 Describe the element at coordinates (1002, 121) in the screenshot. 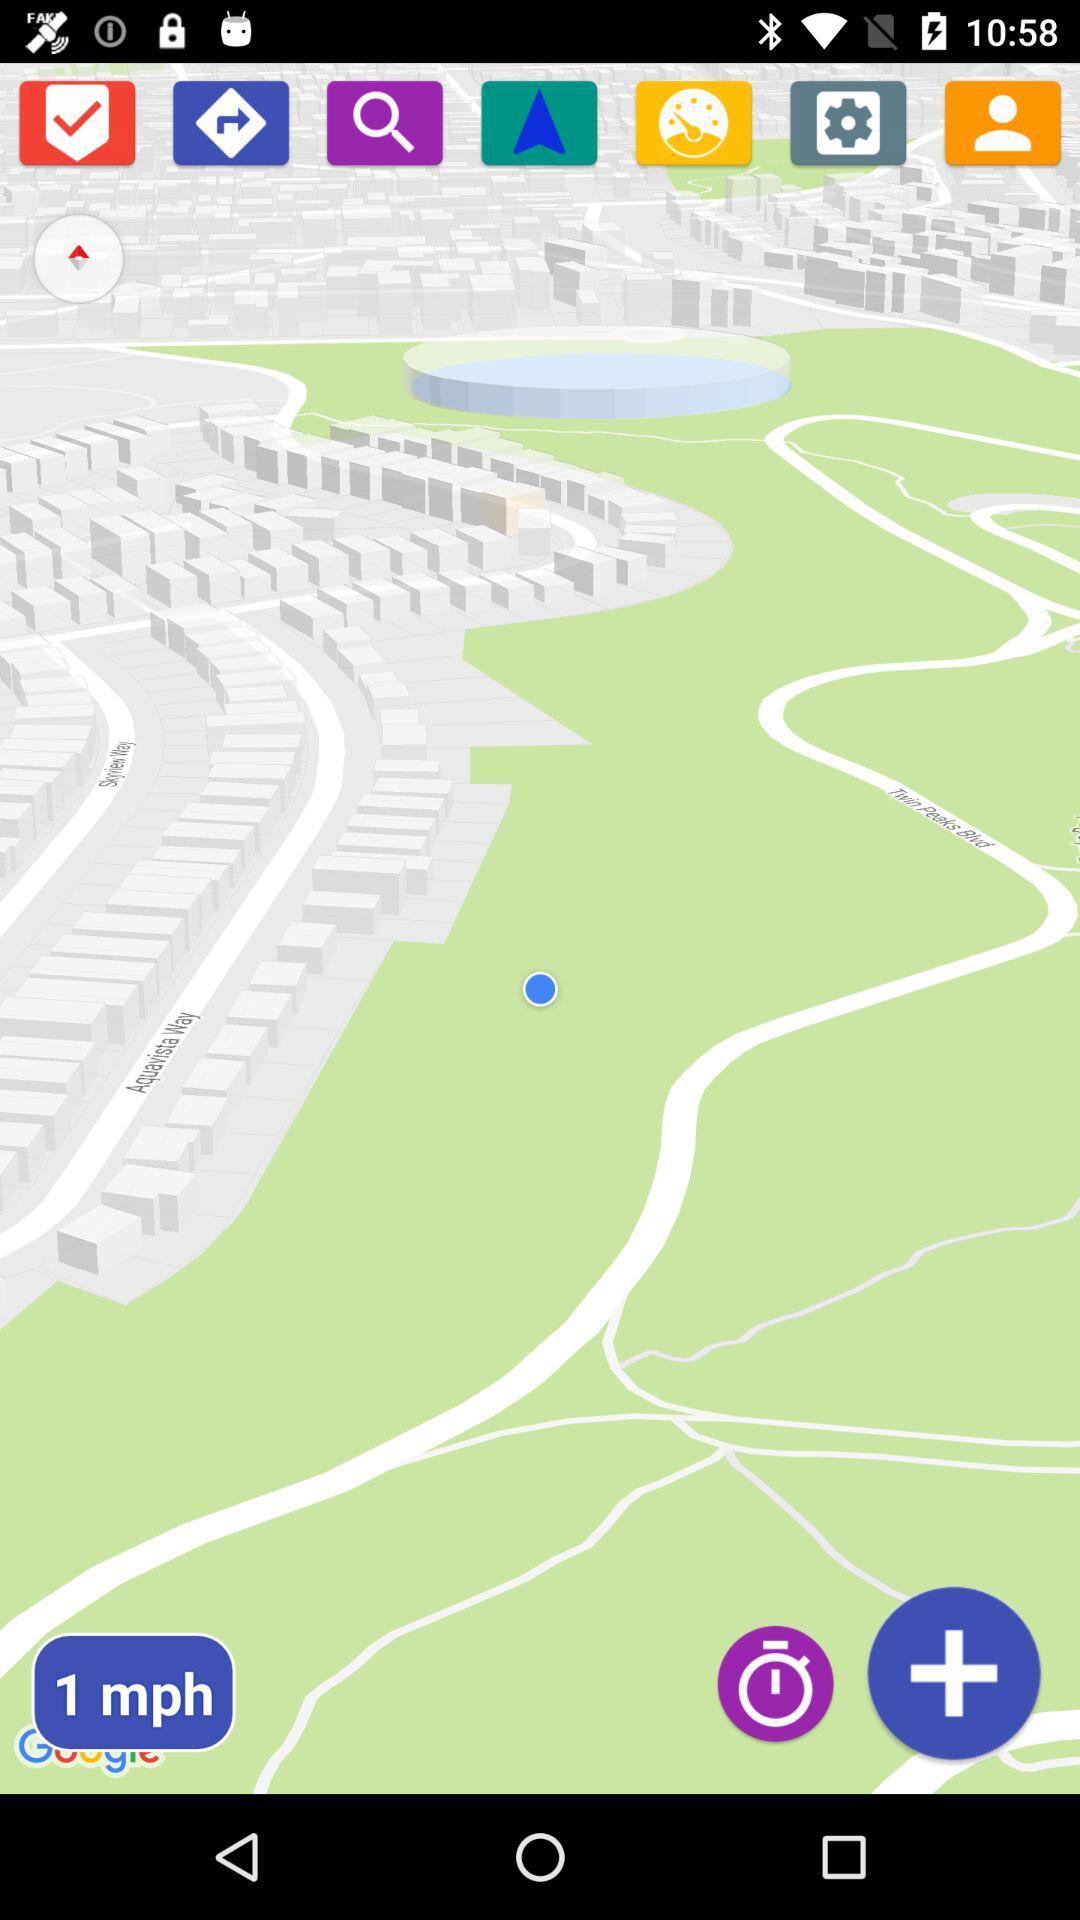

I see `edit account` at that location.